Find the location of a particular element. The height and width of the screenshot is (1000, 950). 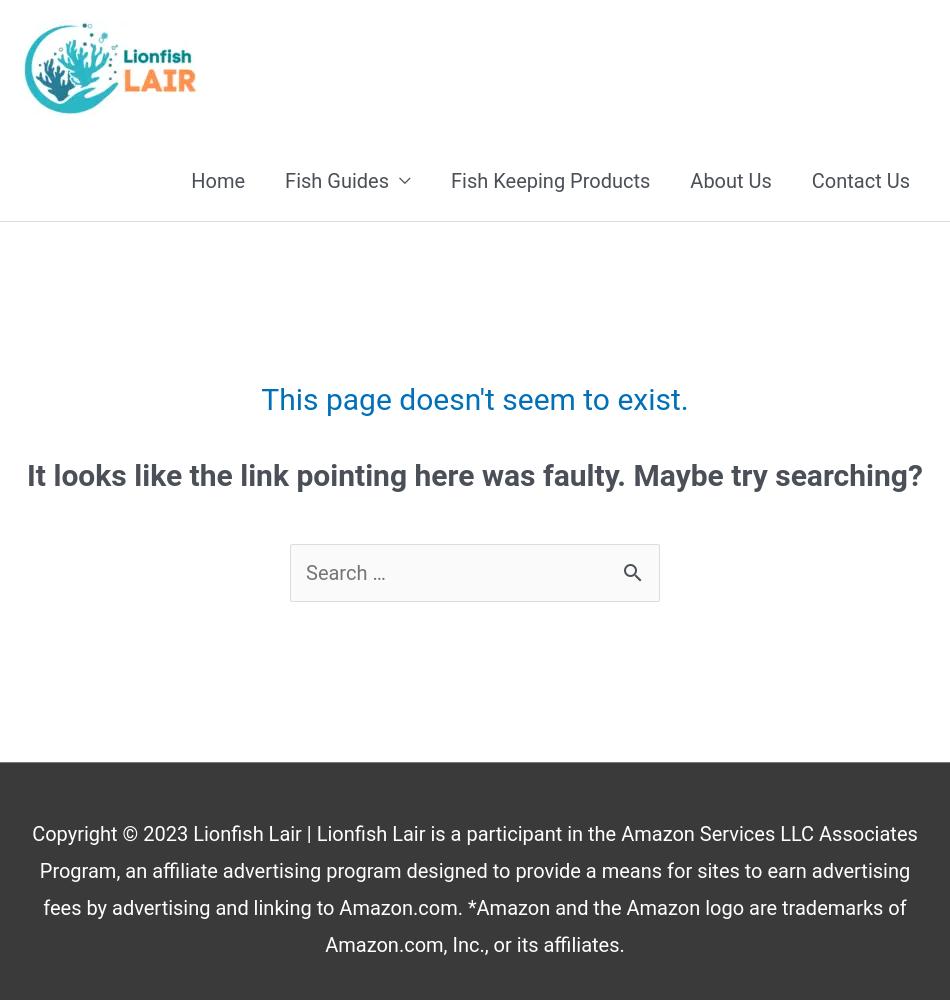

'Fish Keeping Products' is located at coordinates (550, 181).